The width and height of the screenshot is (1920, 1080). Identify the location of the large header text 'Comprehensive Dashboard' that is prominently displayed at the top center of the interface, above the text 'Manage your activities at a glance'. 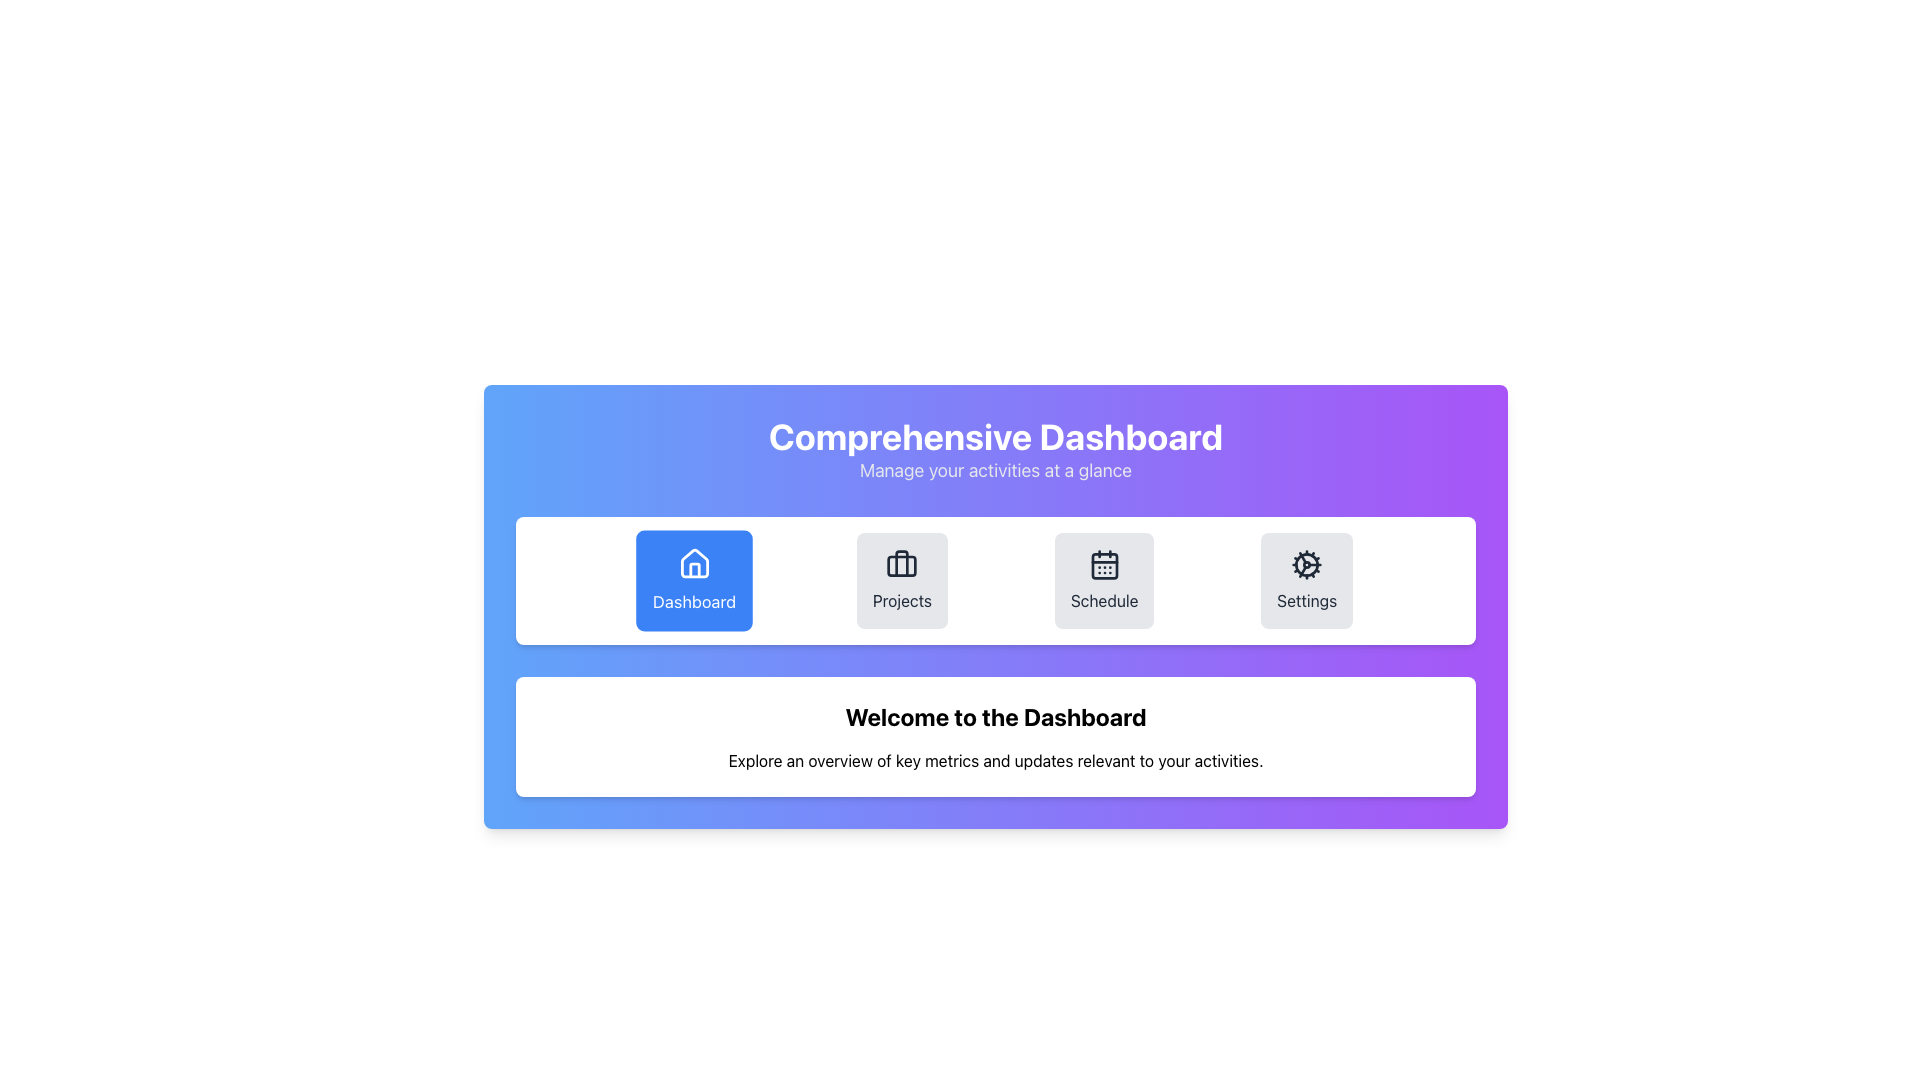
(996, 435).